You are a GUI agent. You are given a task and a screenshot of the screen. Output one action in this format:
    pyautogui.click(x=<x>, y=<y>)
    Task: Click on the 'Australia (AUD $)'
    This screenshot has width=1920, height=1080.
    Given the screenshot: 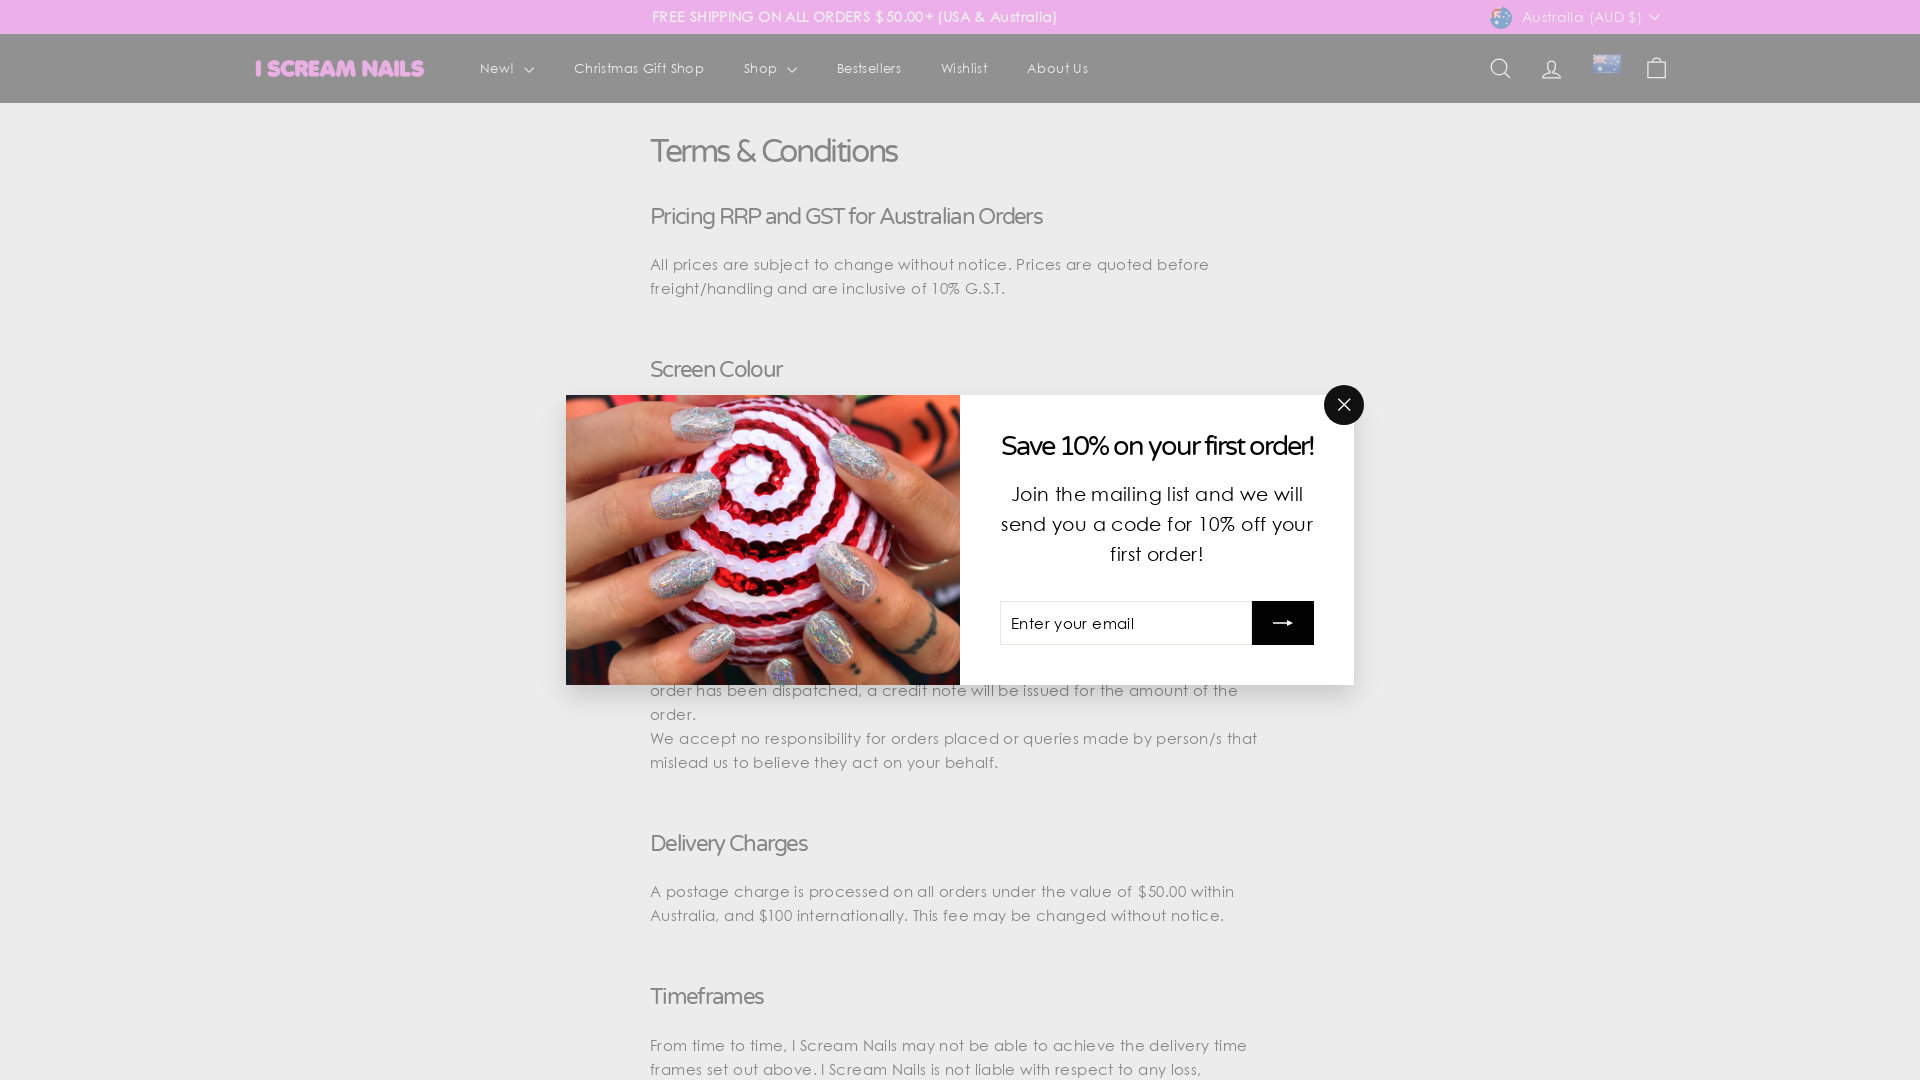 What is the action you would take?
    pyautogui.click(x=1489, y=16)
    